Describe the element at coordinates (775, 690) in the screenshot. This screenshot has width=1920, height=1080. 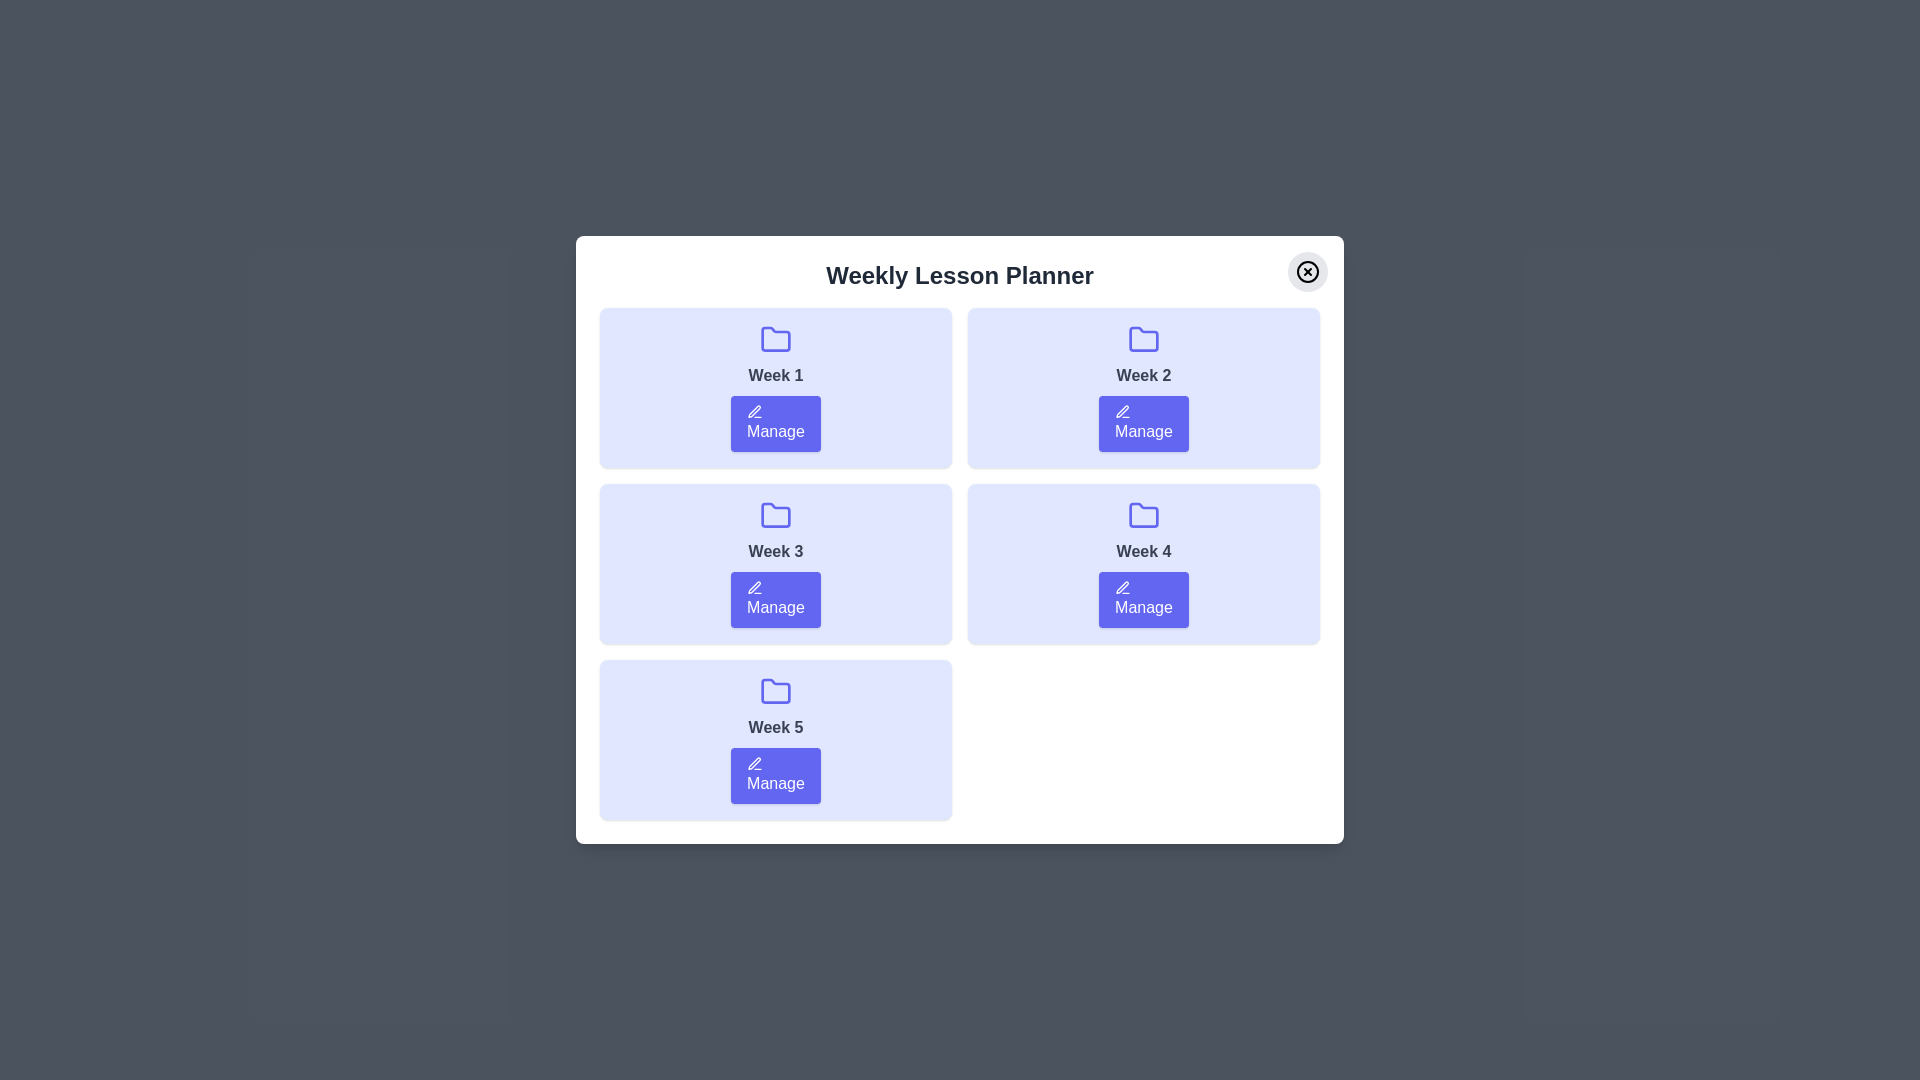
I see `the folder icon for Week 5` at that location.